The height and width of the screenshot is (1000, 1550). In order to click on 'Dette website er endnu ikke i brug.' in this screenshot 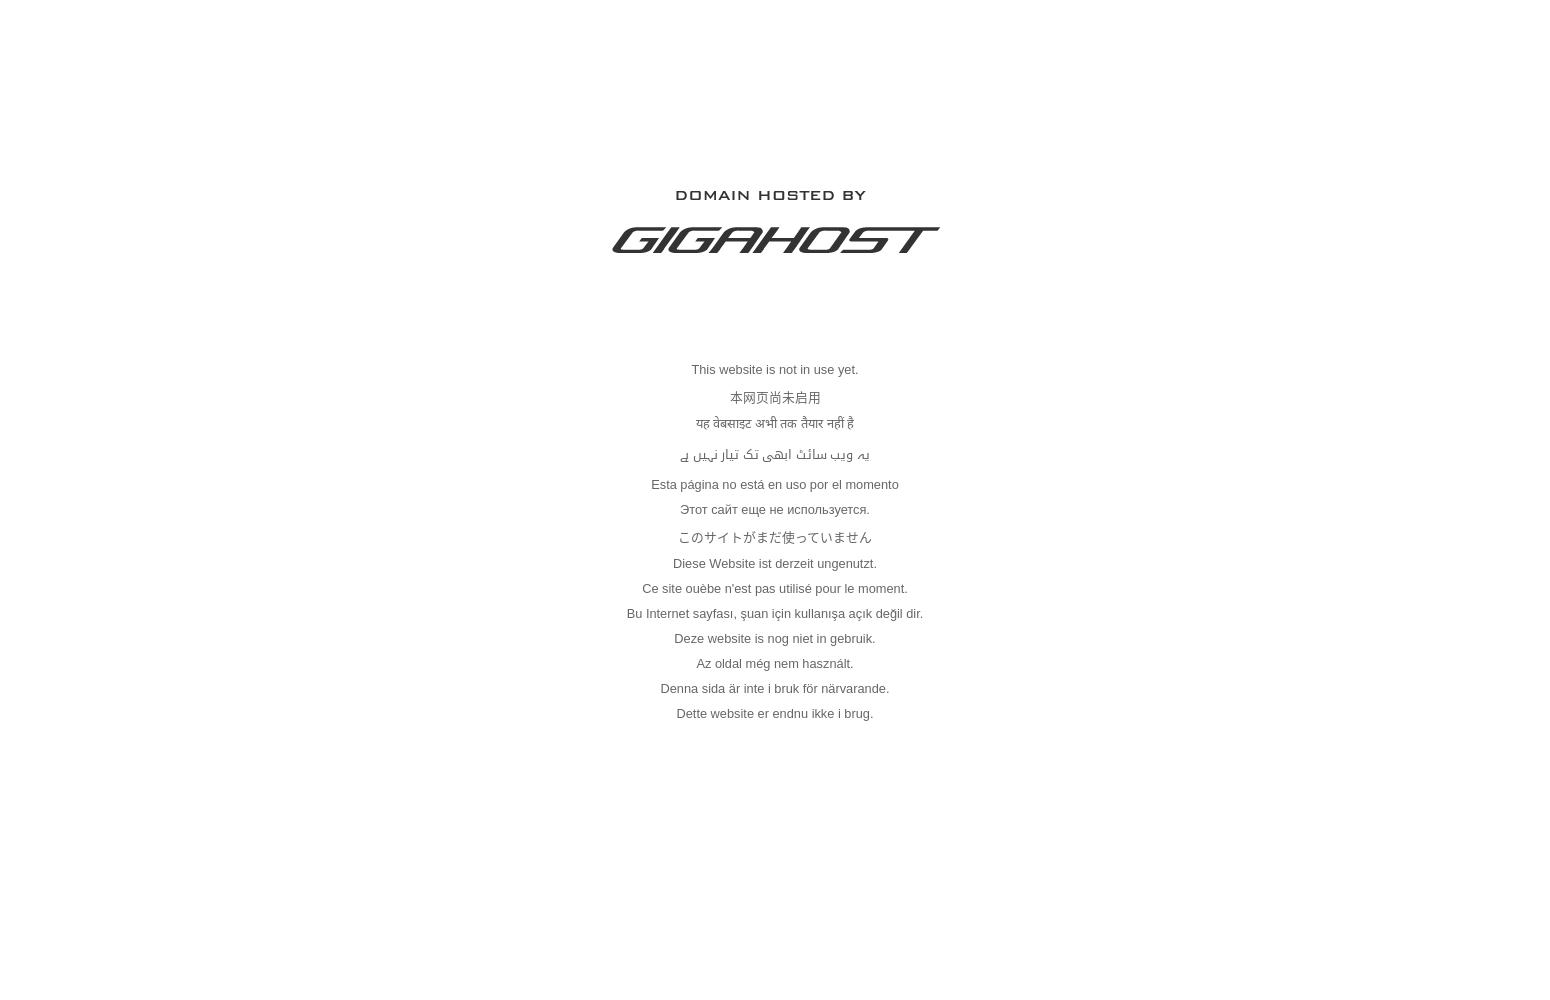, I will do `click(774, 712)`.